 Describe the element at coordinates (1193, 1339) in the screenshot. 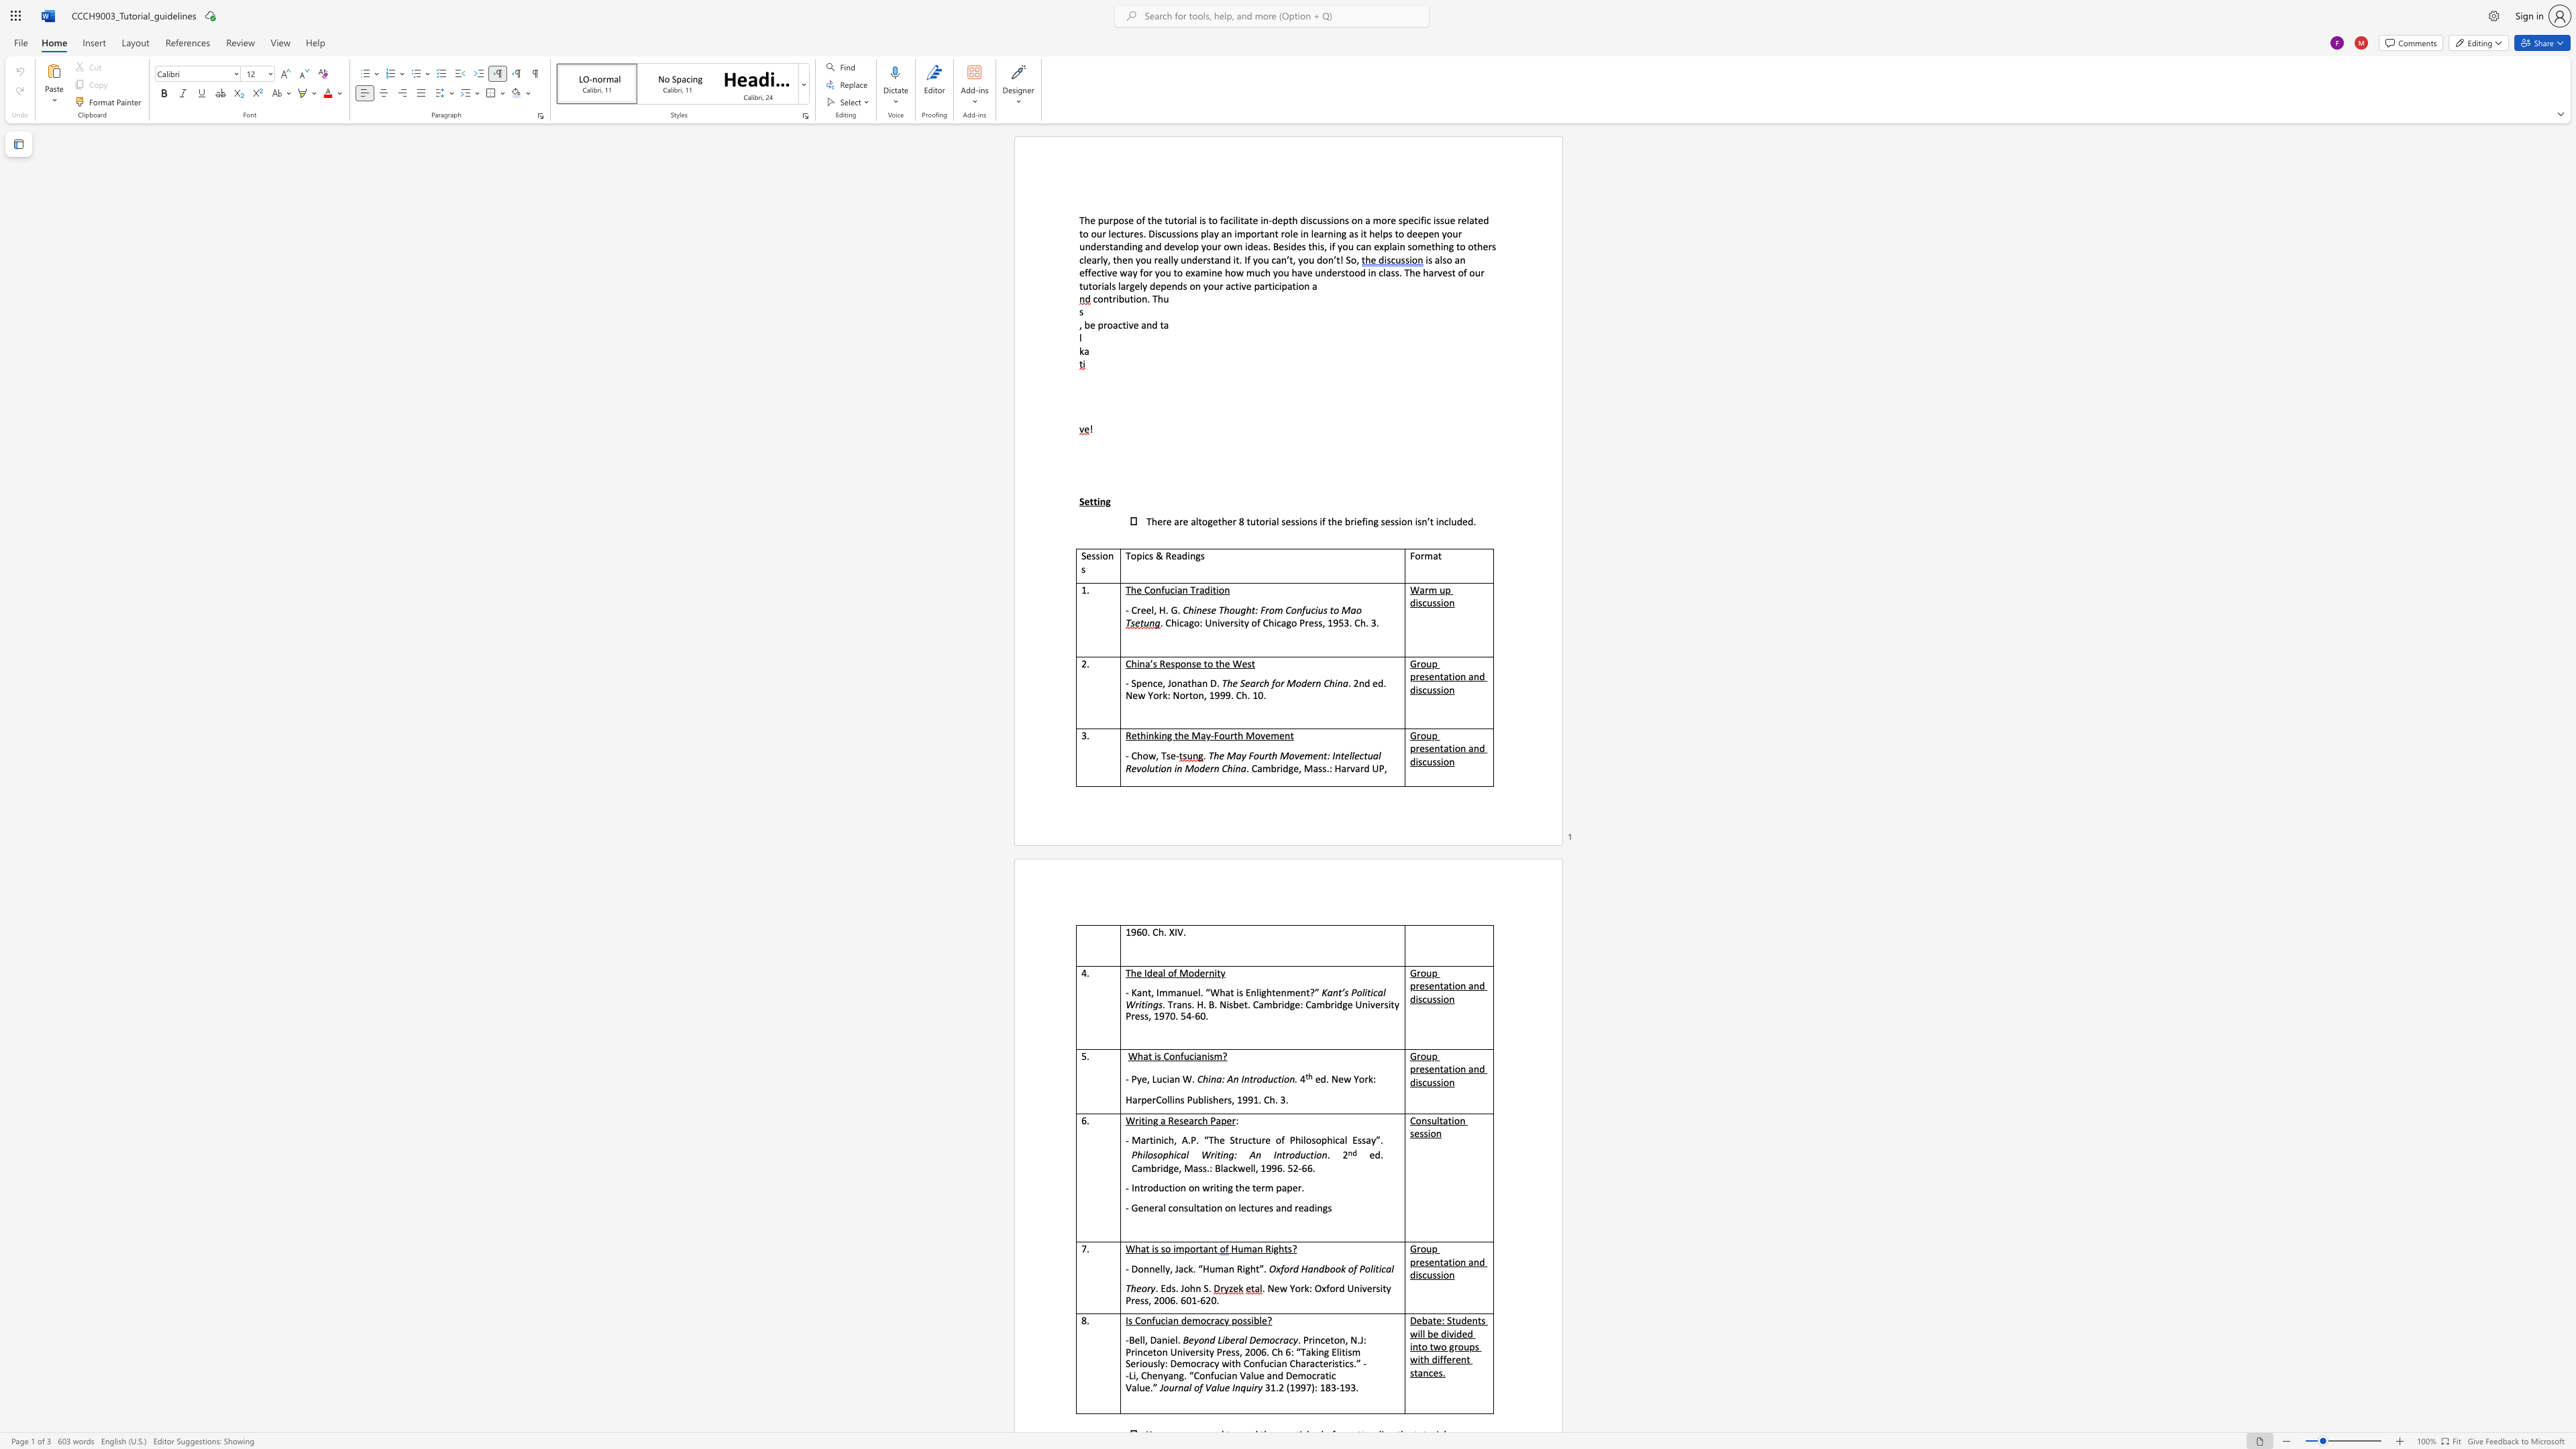

I see `the subset text "yond Liberal" within the text "Beyond Liberal Democracy"` at that location.